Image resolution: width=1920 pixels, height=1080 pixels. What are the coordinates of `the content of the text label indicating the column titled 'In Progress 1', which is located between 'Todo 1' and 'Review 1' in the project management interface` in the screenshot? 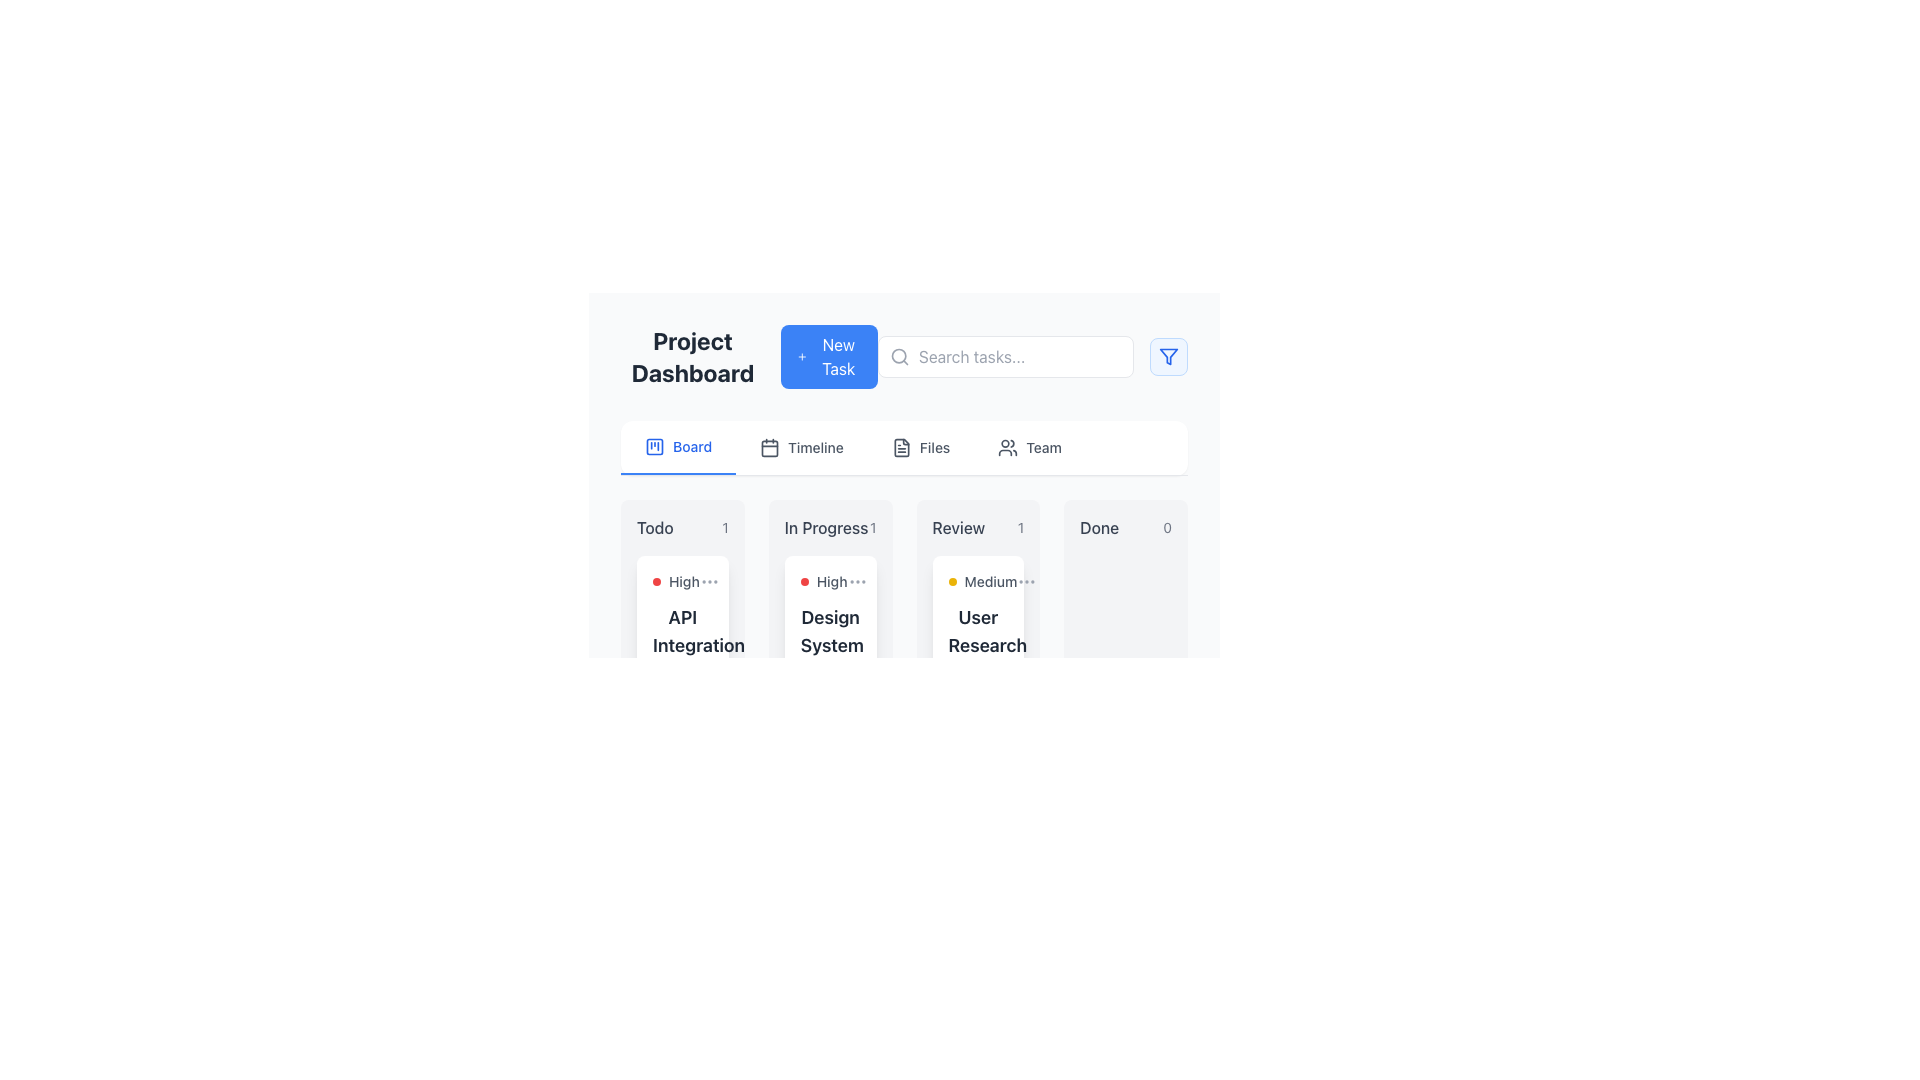 It's located at (826, 527).